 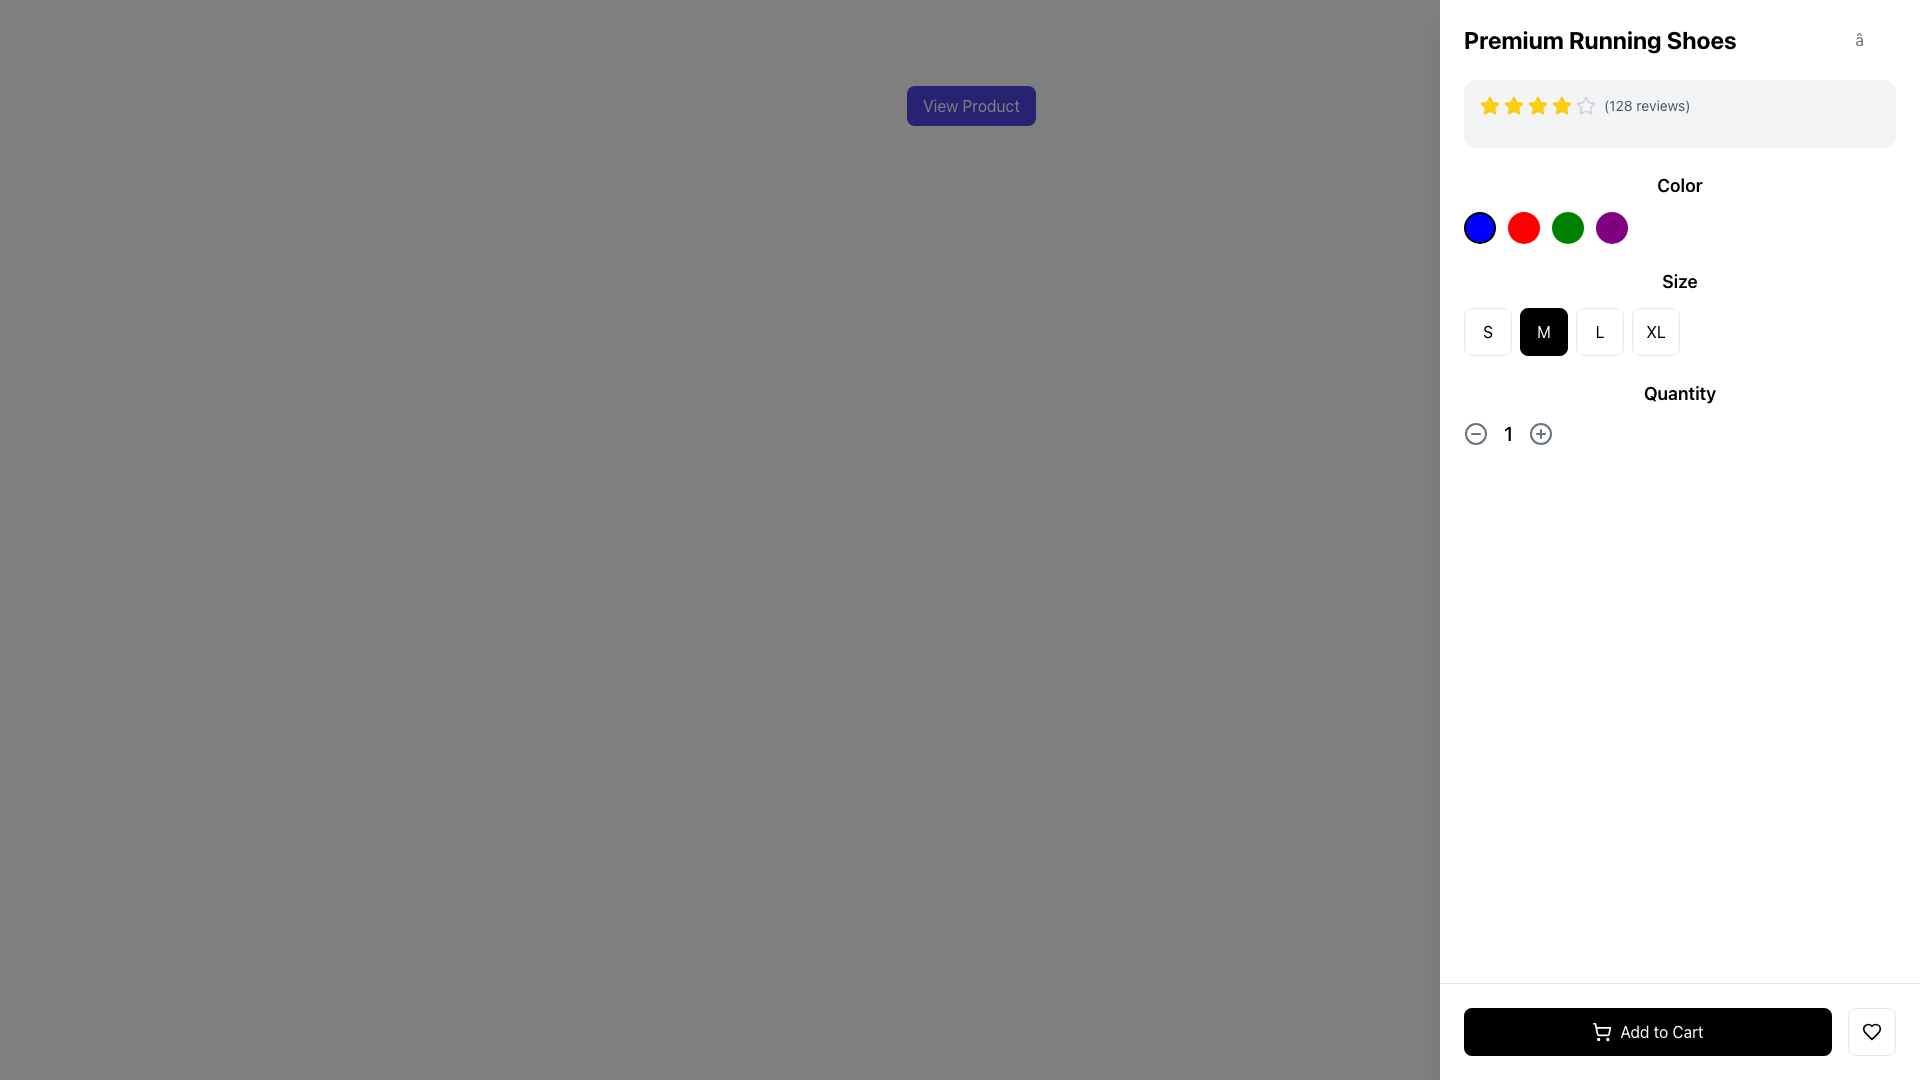 I want to click on the first star icon used for rating in the product details area, which represents the quality or popularity of the product, so click(x=1489, y=105).